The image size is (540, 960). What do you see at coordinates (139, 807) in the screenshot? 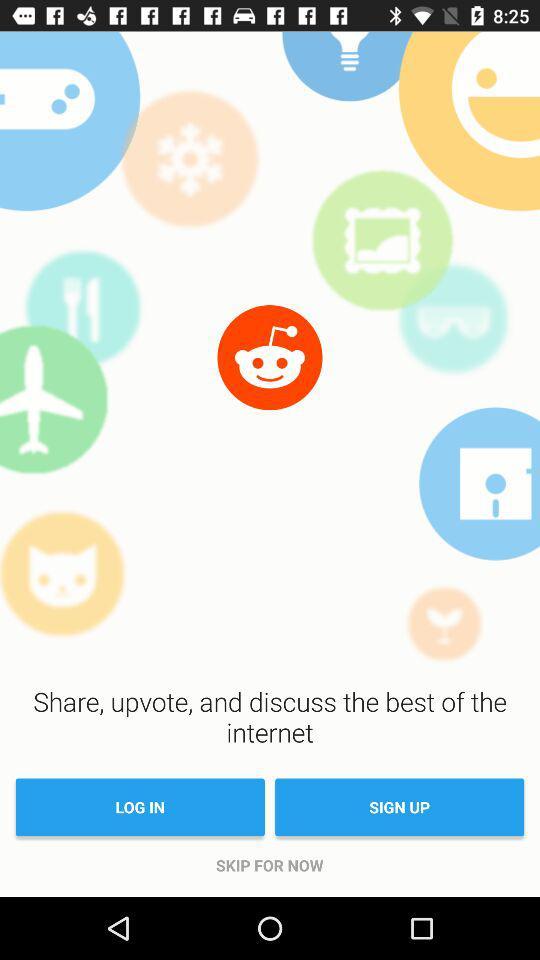
I see `the log in icon` at bounding box center [139, 807].